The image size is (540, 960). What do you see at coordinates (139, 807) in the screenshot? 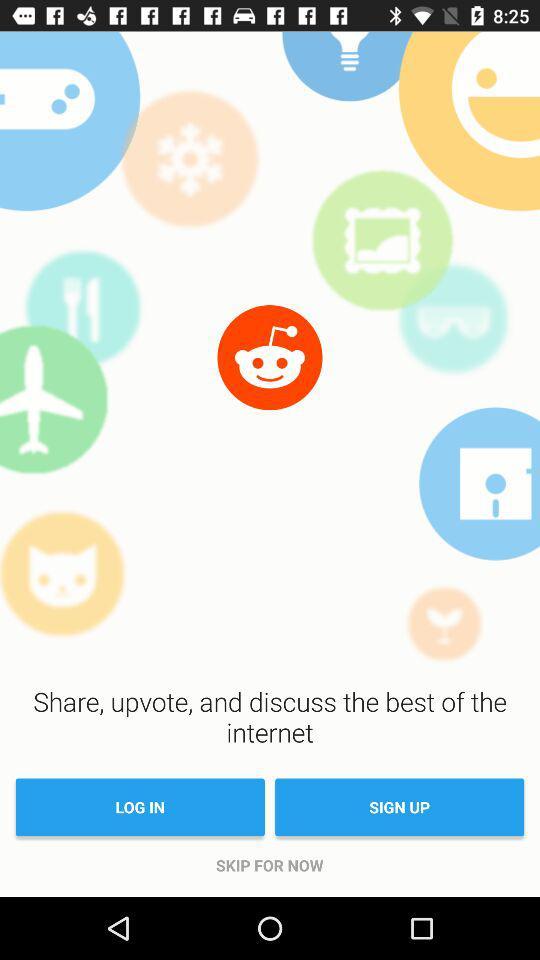
I see `the log in icon` at bounding box center [139, 807].